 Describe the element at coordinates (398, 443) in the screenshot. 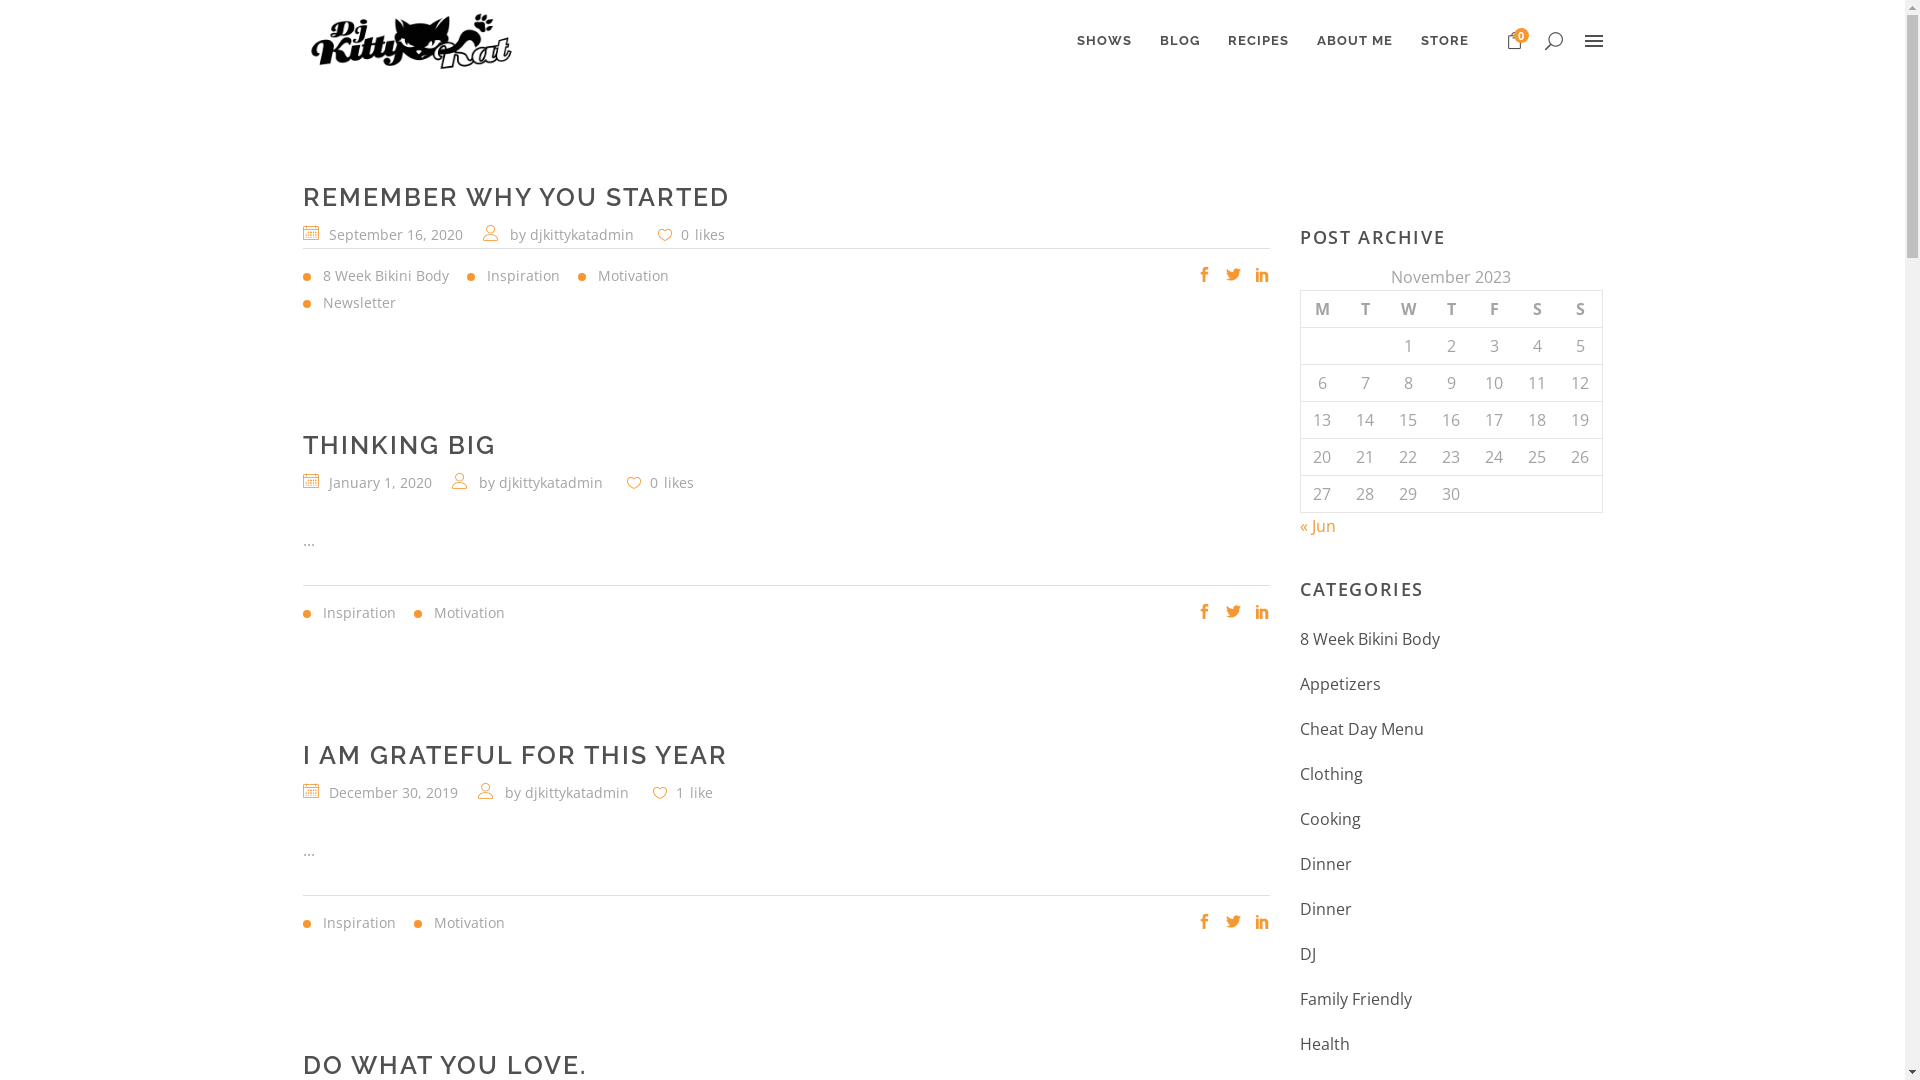

I see `'THINKING BIG'` at that location.